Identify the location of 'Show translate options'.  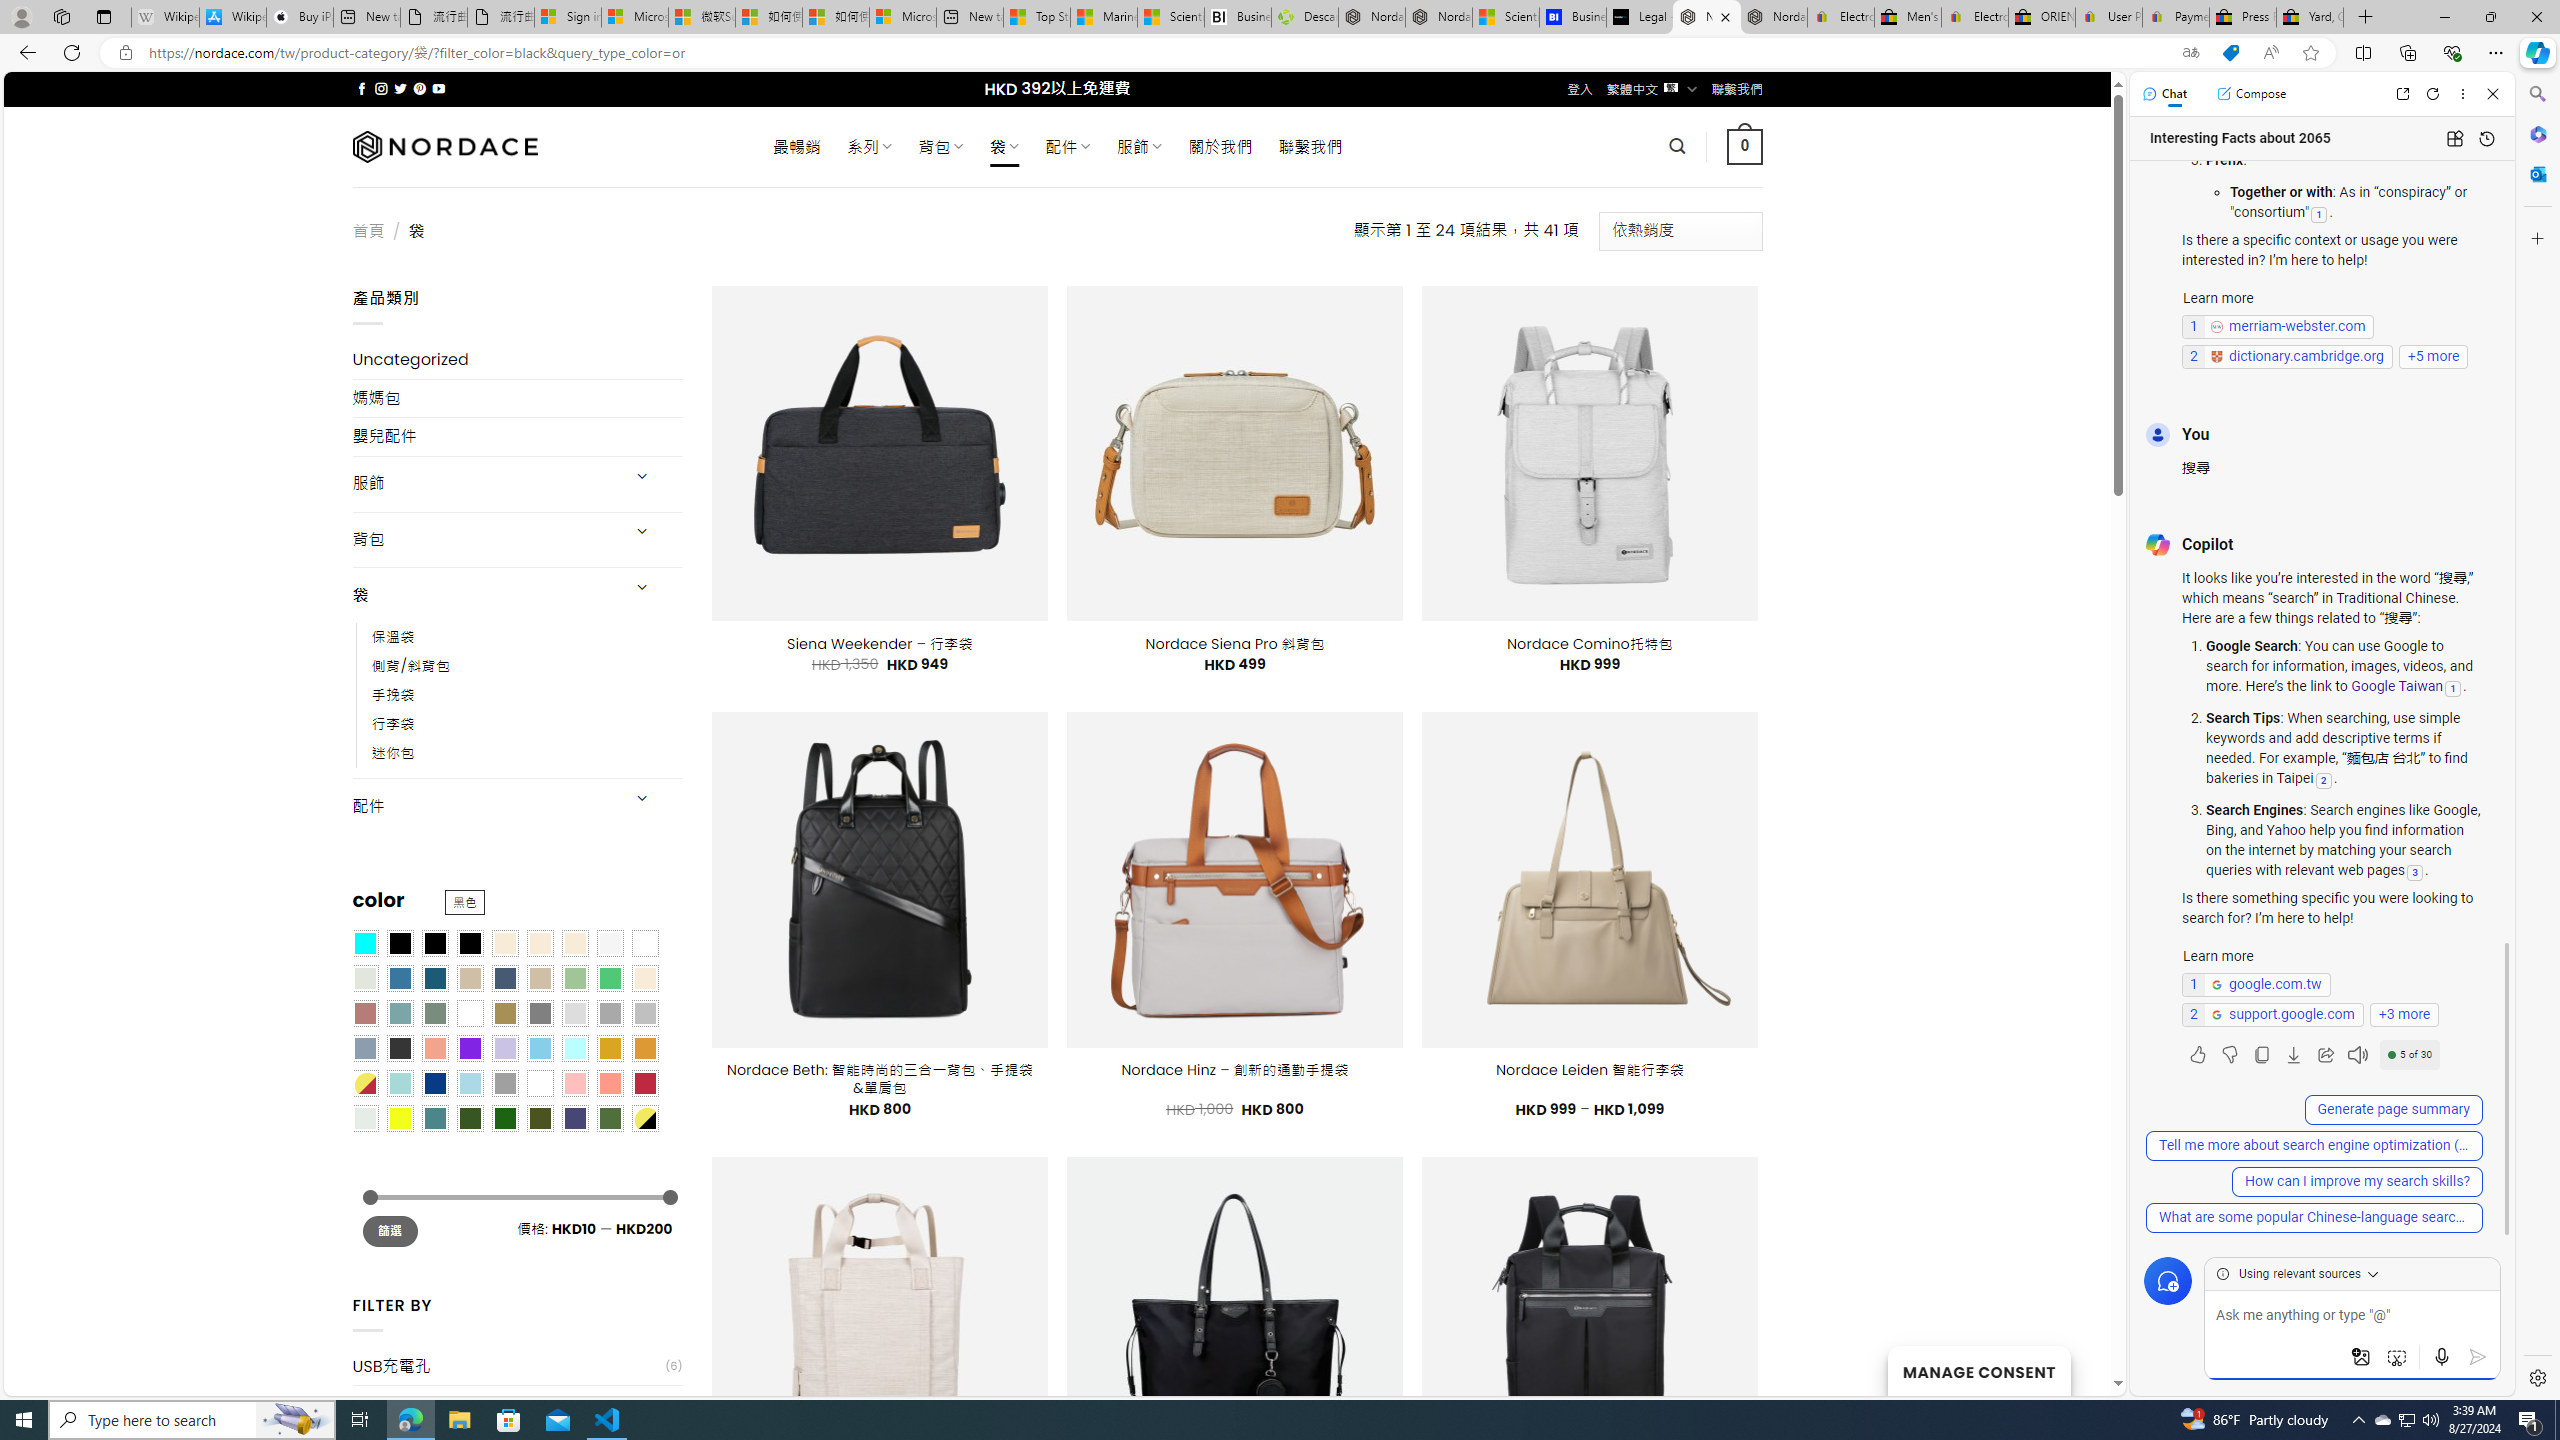
(2190, 53).